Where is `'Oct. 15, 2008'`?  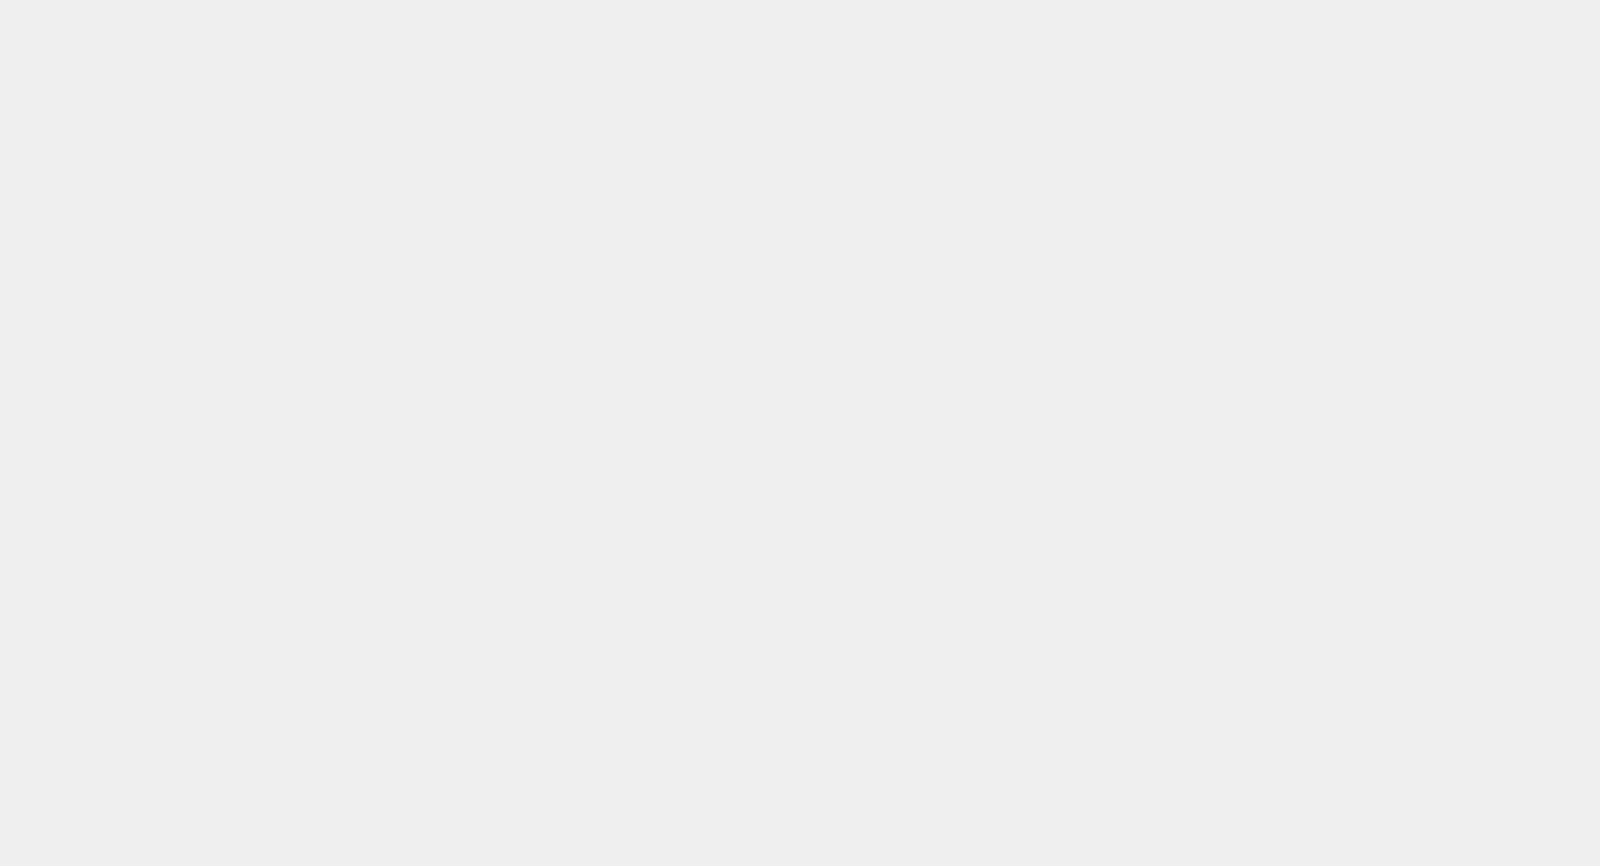 'Oct. 15, 2008' is located at coordinates (225, 342).